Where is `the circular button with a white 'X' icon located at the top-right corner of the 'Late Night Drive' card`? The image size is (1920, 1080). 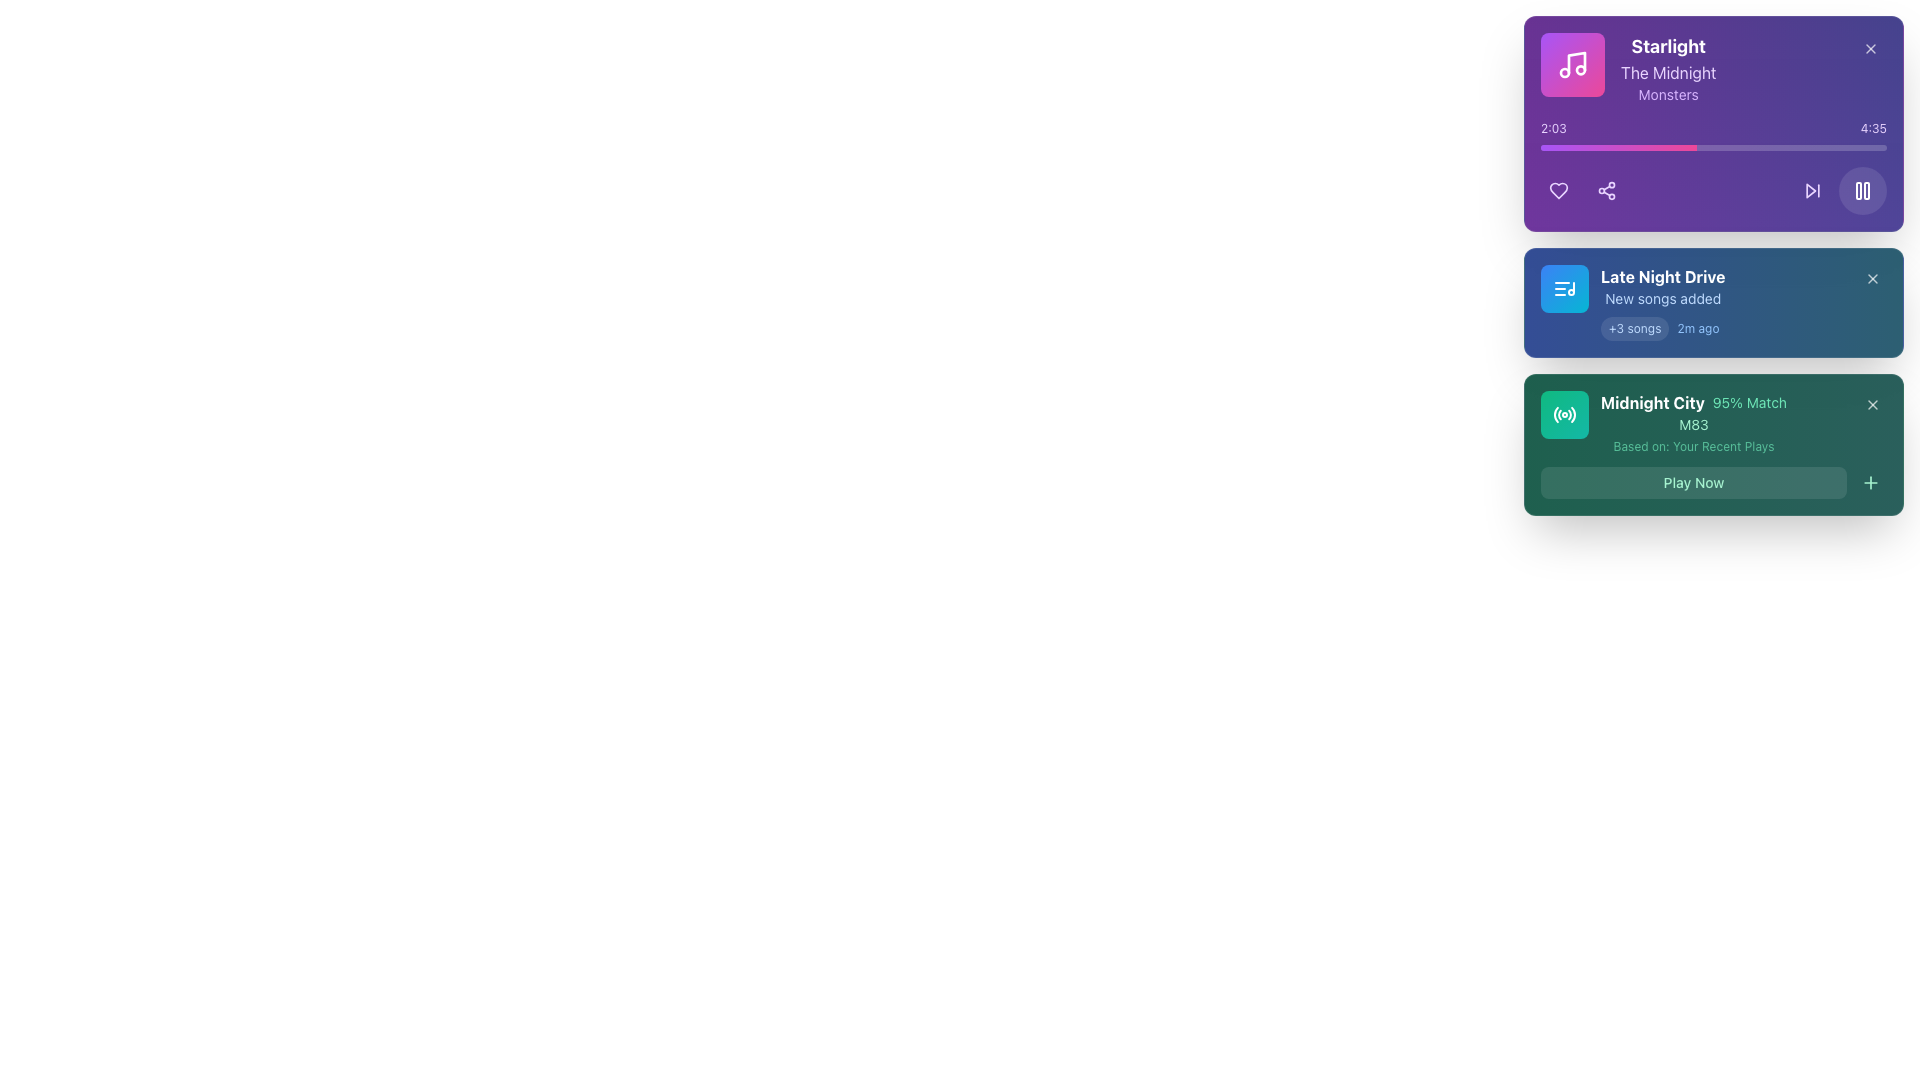 the circular button with a white 'X' icon located at the top-right corner of the 'Late Night Drive' card is located at coordinates (1871, 278).